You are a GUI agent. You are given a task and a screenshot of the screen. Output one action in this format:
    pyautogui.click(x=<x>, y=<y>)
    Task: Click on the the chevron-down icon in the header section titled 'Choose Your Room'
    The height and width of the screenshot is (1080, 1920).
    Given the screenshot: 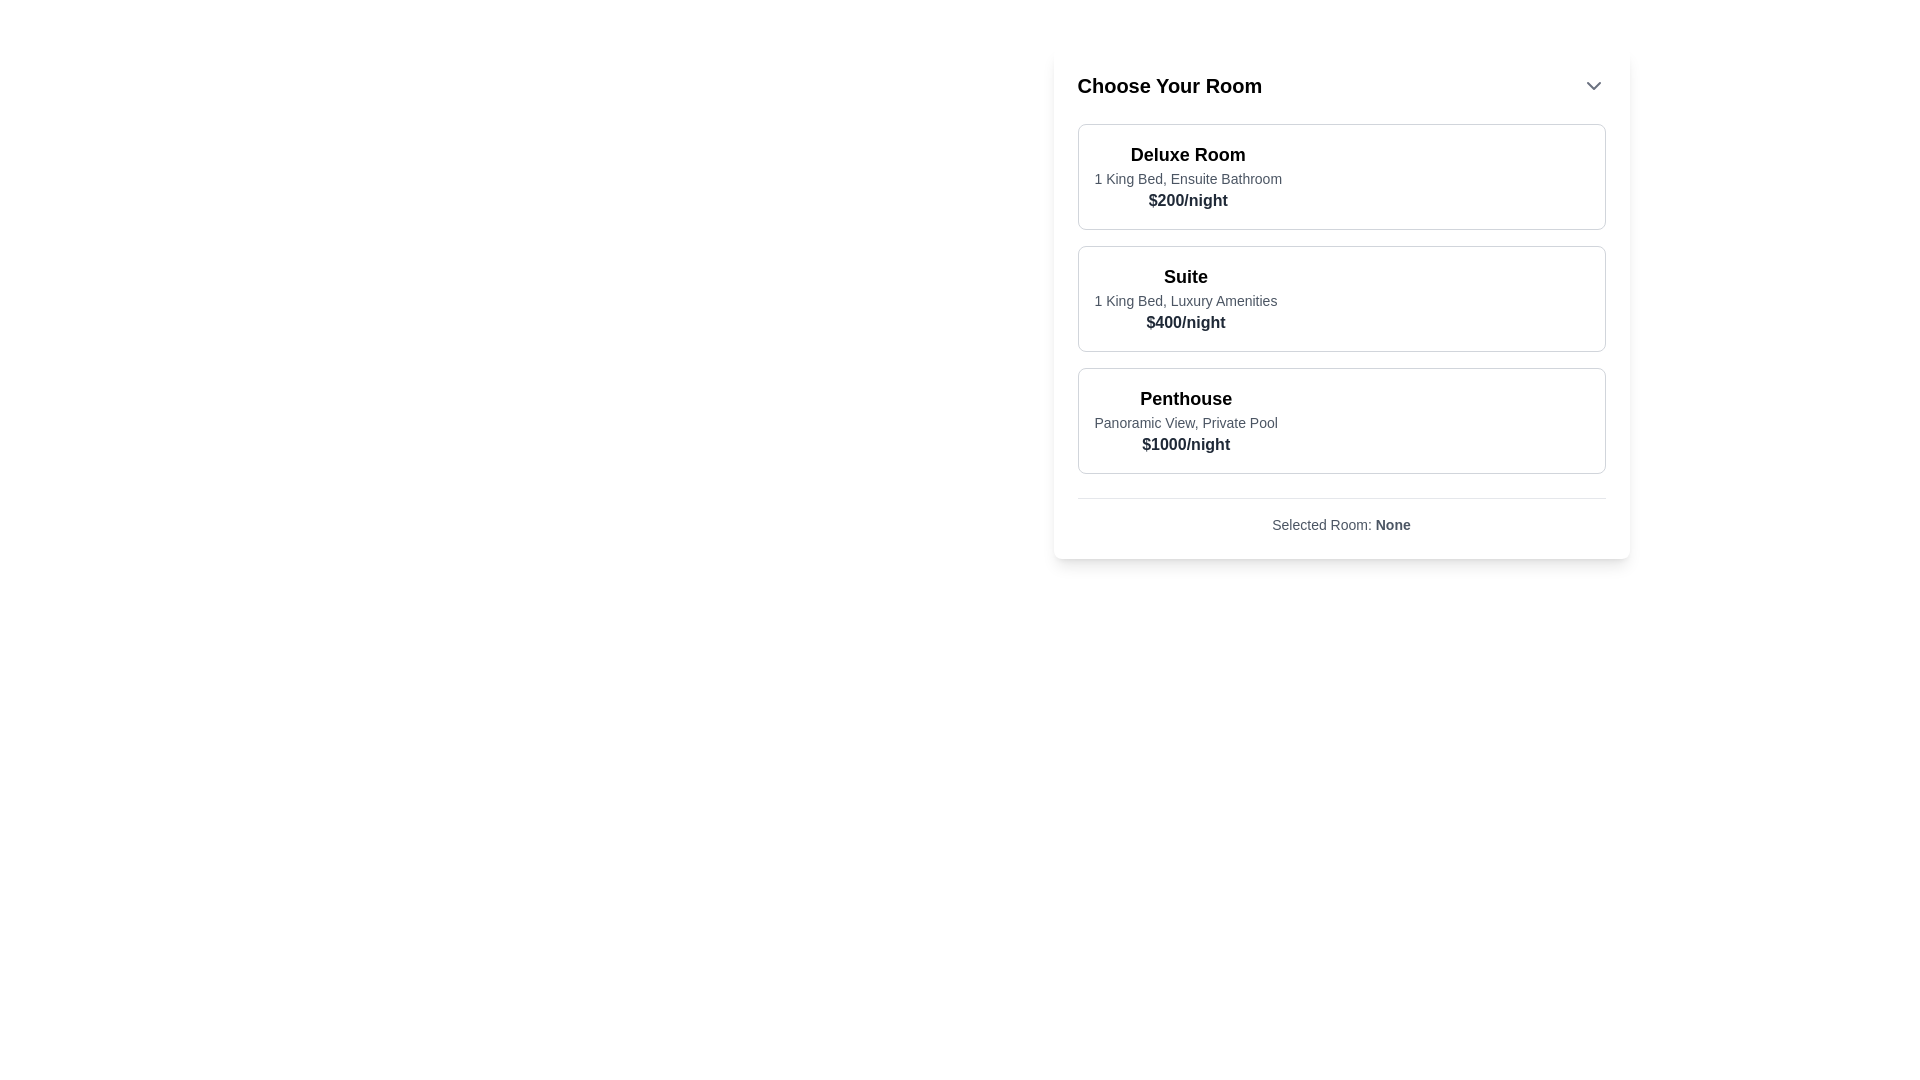 What is the action you would take?
    pyautogui.click(x=1592, y=84)
    